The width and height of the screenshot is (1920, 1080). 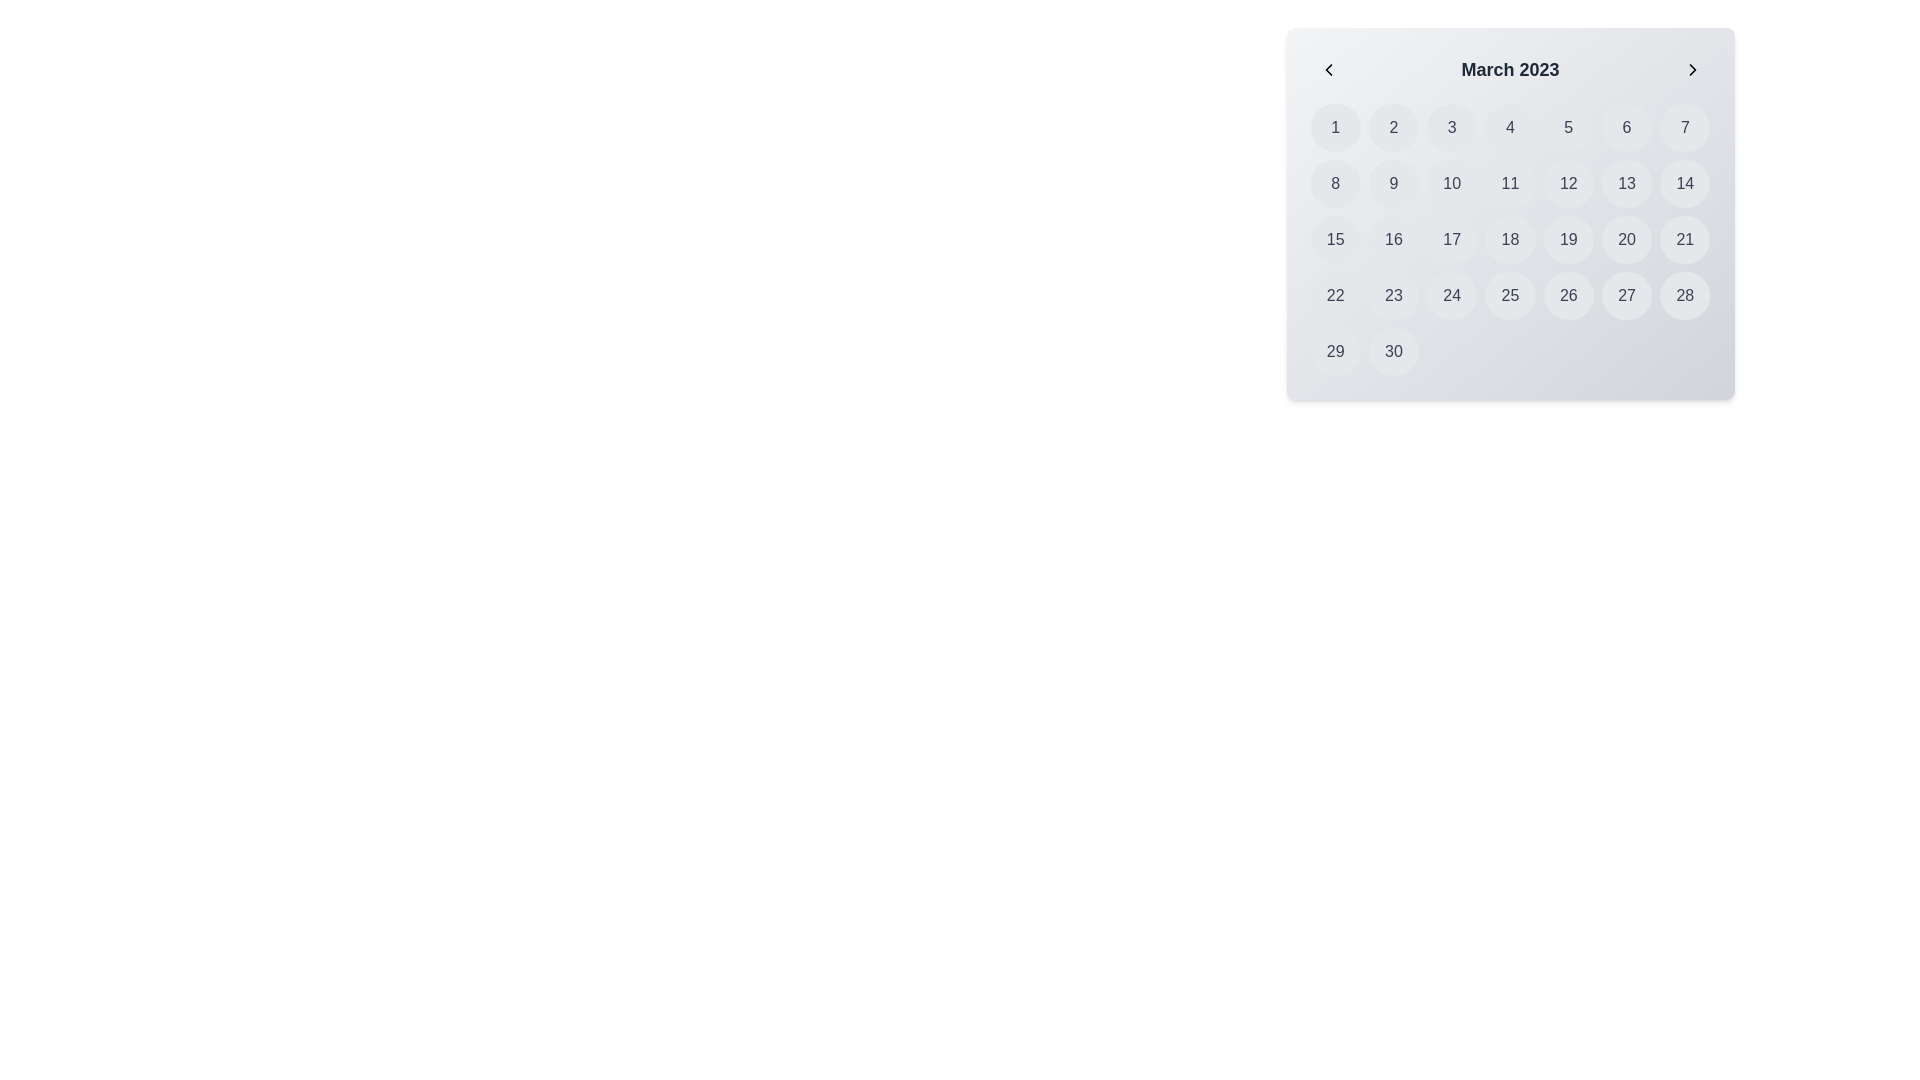 I want to click on the button representing the 23rd day of the month in the calendar interface to change its background color, so click(x=1392, y=296).